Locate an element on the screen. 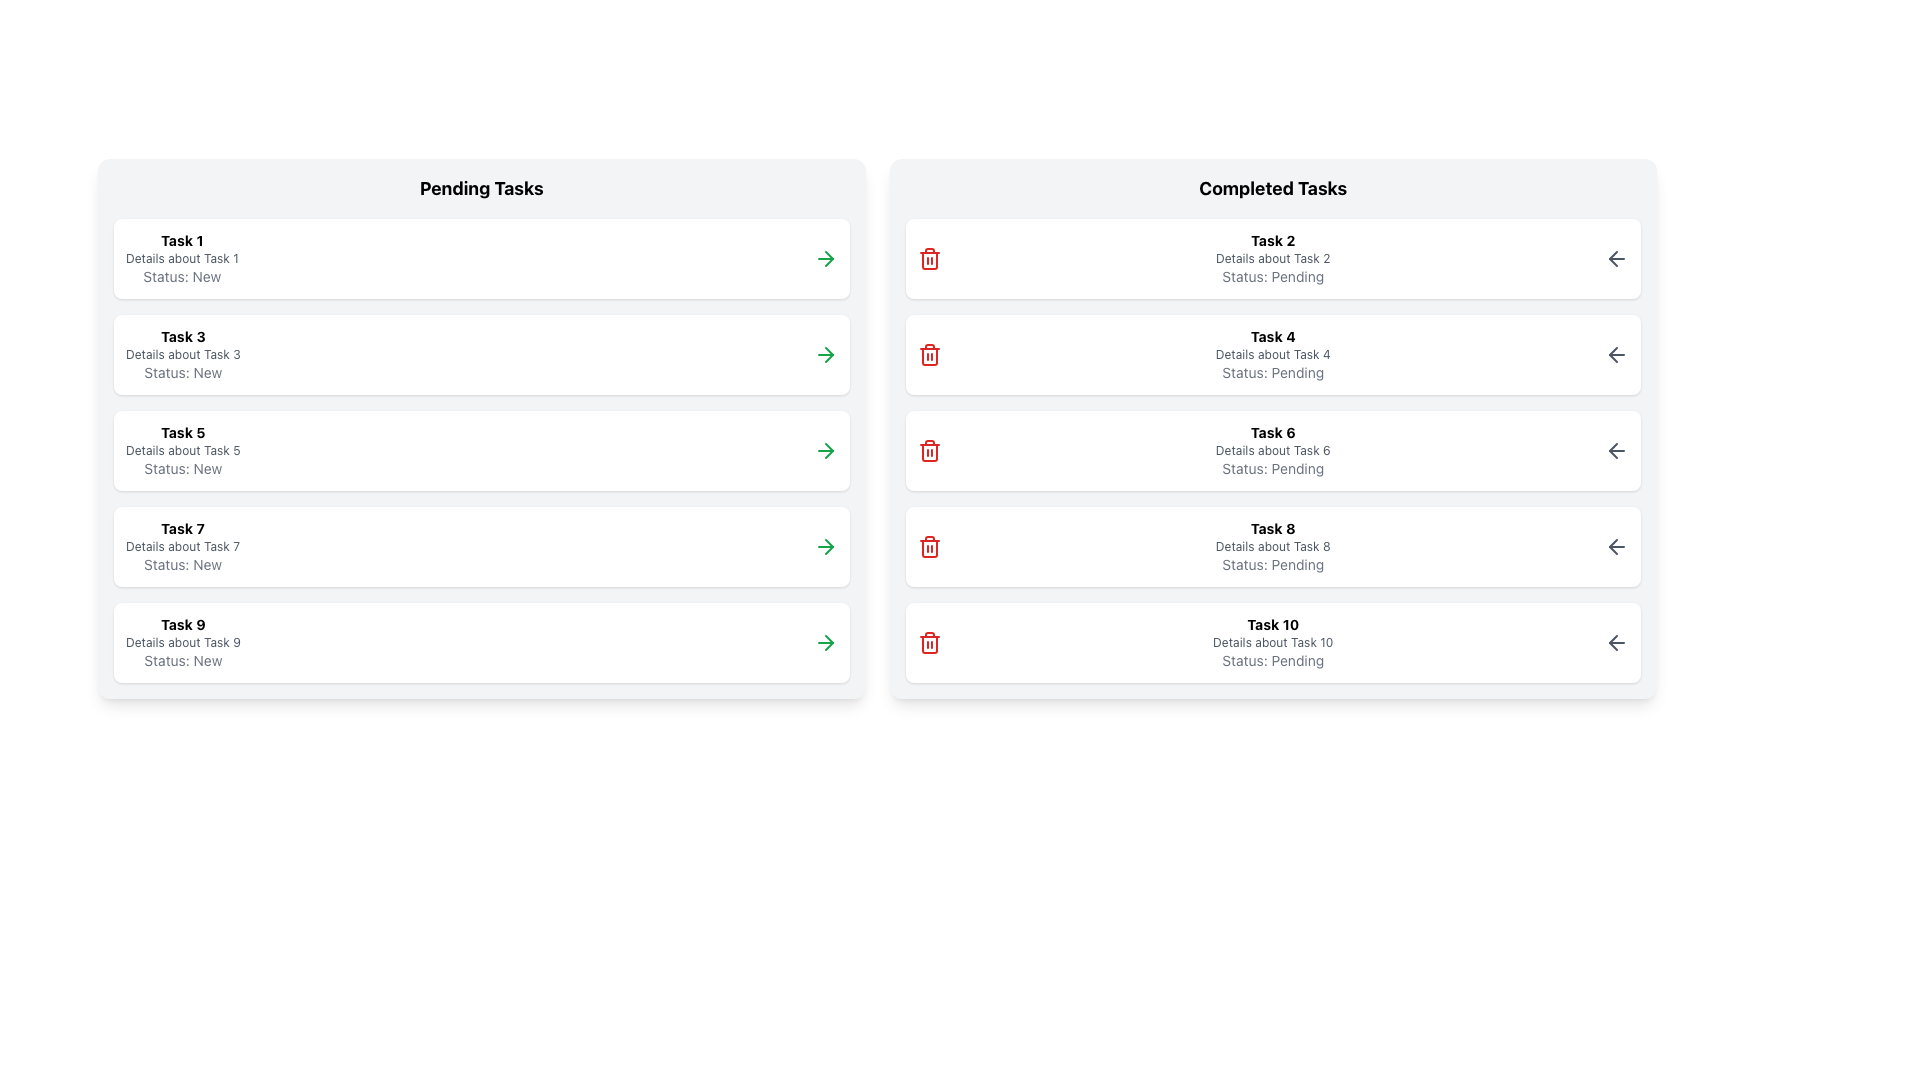  the Text Label that serves as a heading for the 'Pending Tasks' section, positioned at the top of the panel is located at coordinates (481, 189).